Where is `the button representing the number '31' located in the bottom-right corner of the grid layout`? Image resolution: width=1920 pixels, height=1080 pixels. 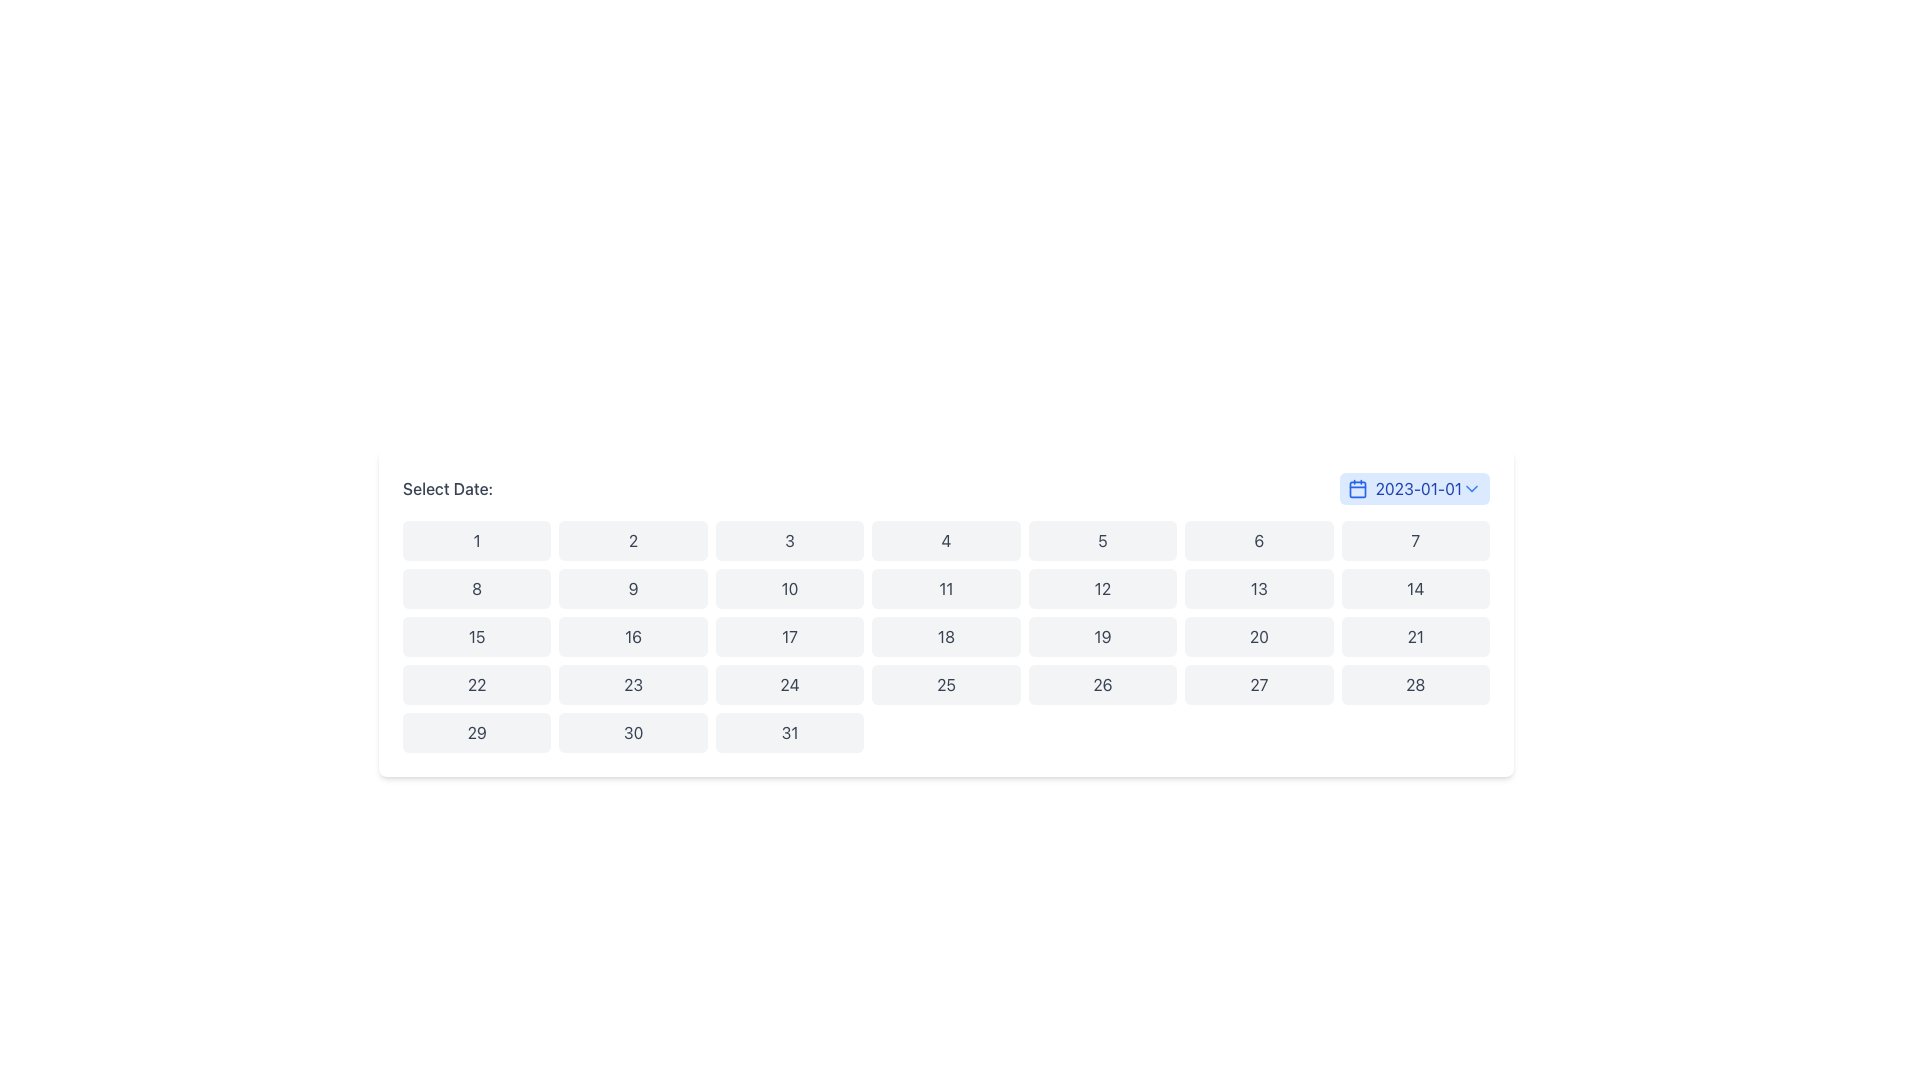
the button representing the number '31' located in the bottom-right corner of the grid layout is located at coordinates (789, 732).